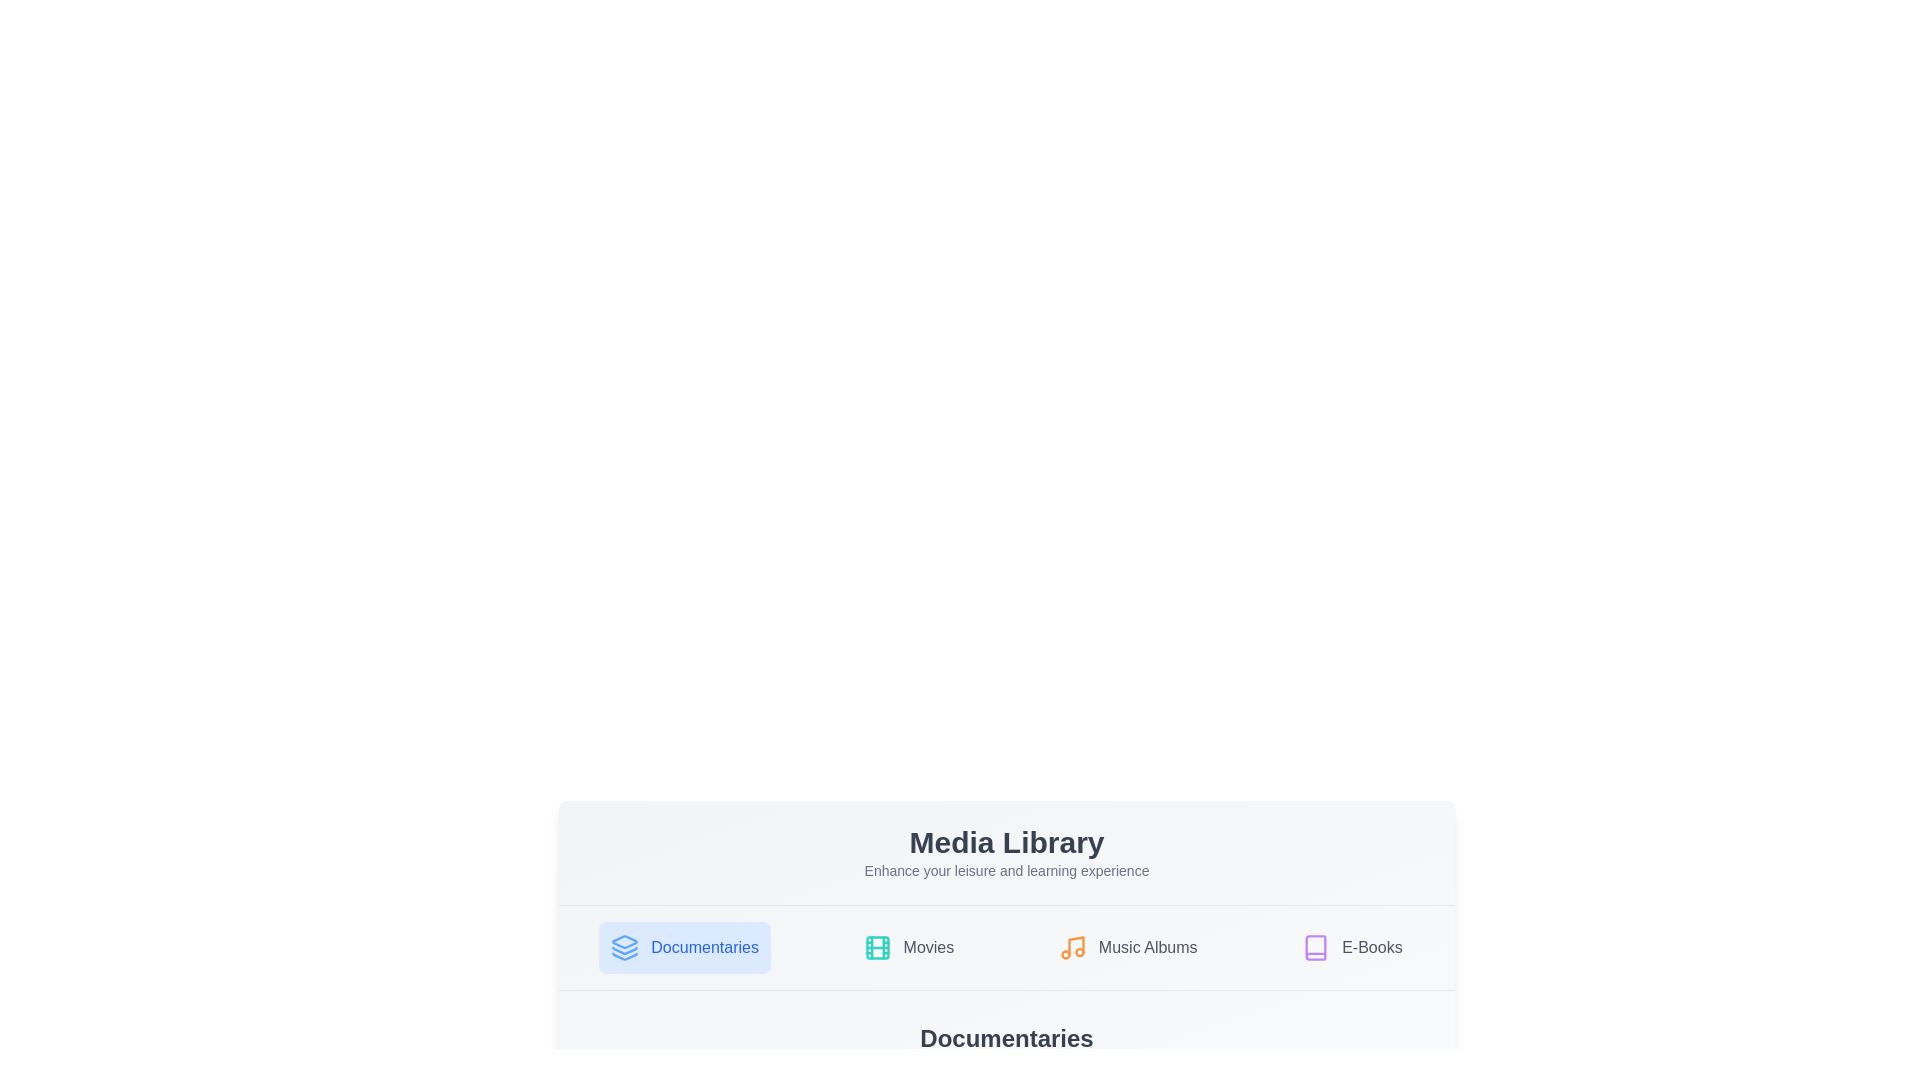  I want to click on the tab labeled Documentaries, so click(685, 947).